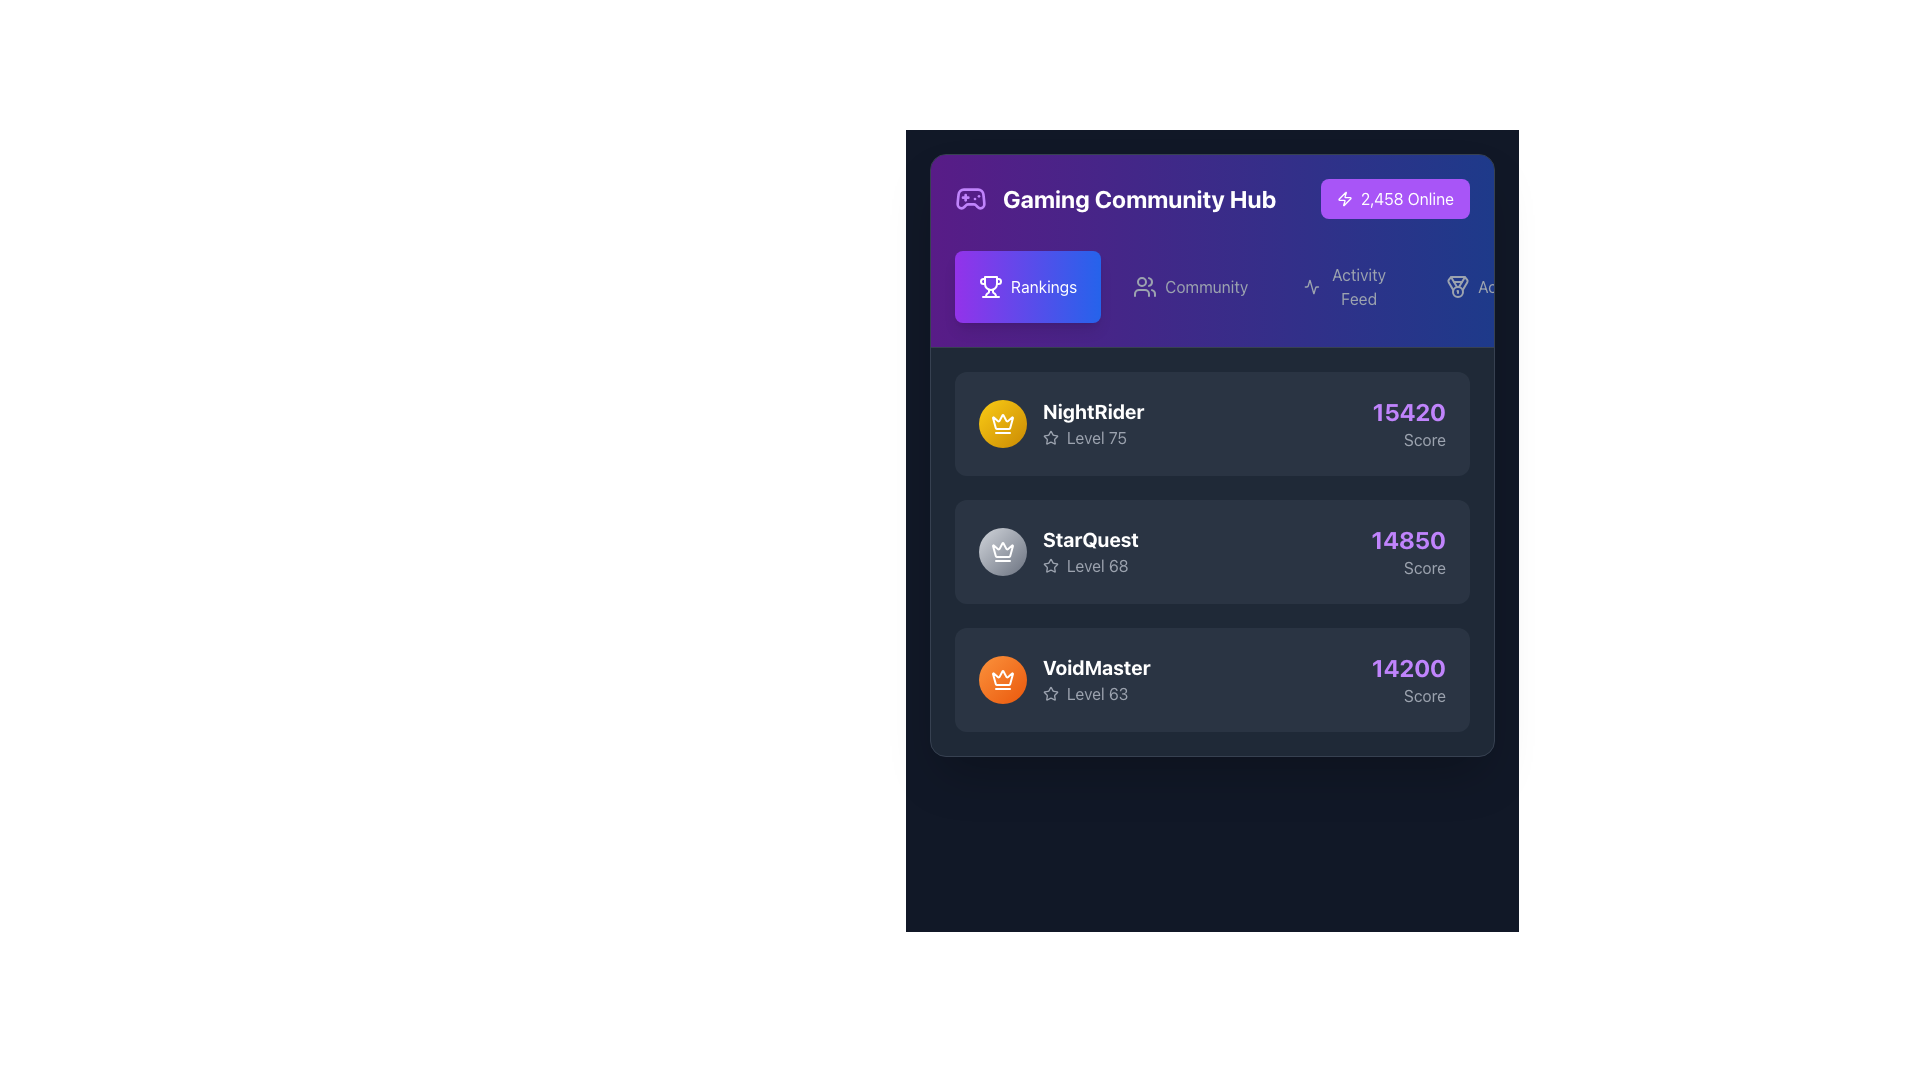 The width and height of the screenshot is (1920, 1080). Describe the element at coordinates (1211, 551) in the screenshot. I see `the second leaderboard entry in the Rankings section` at that location.